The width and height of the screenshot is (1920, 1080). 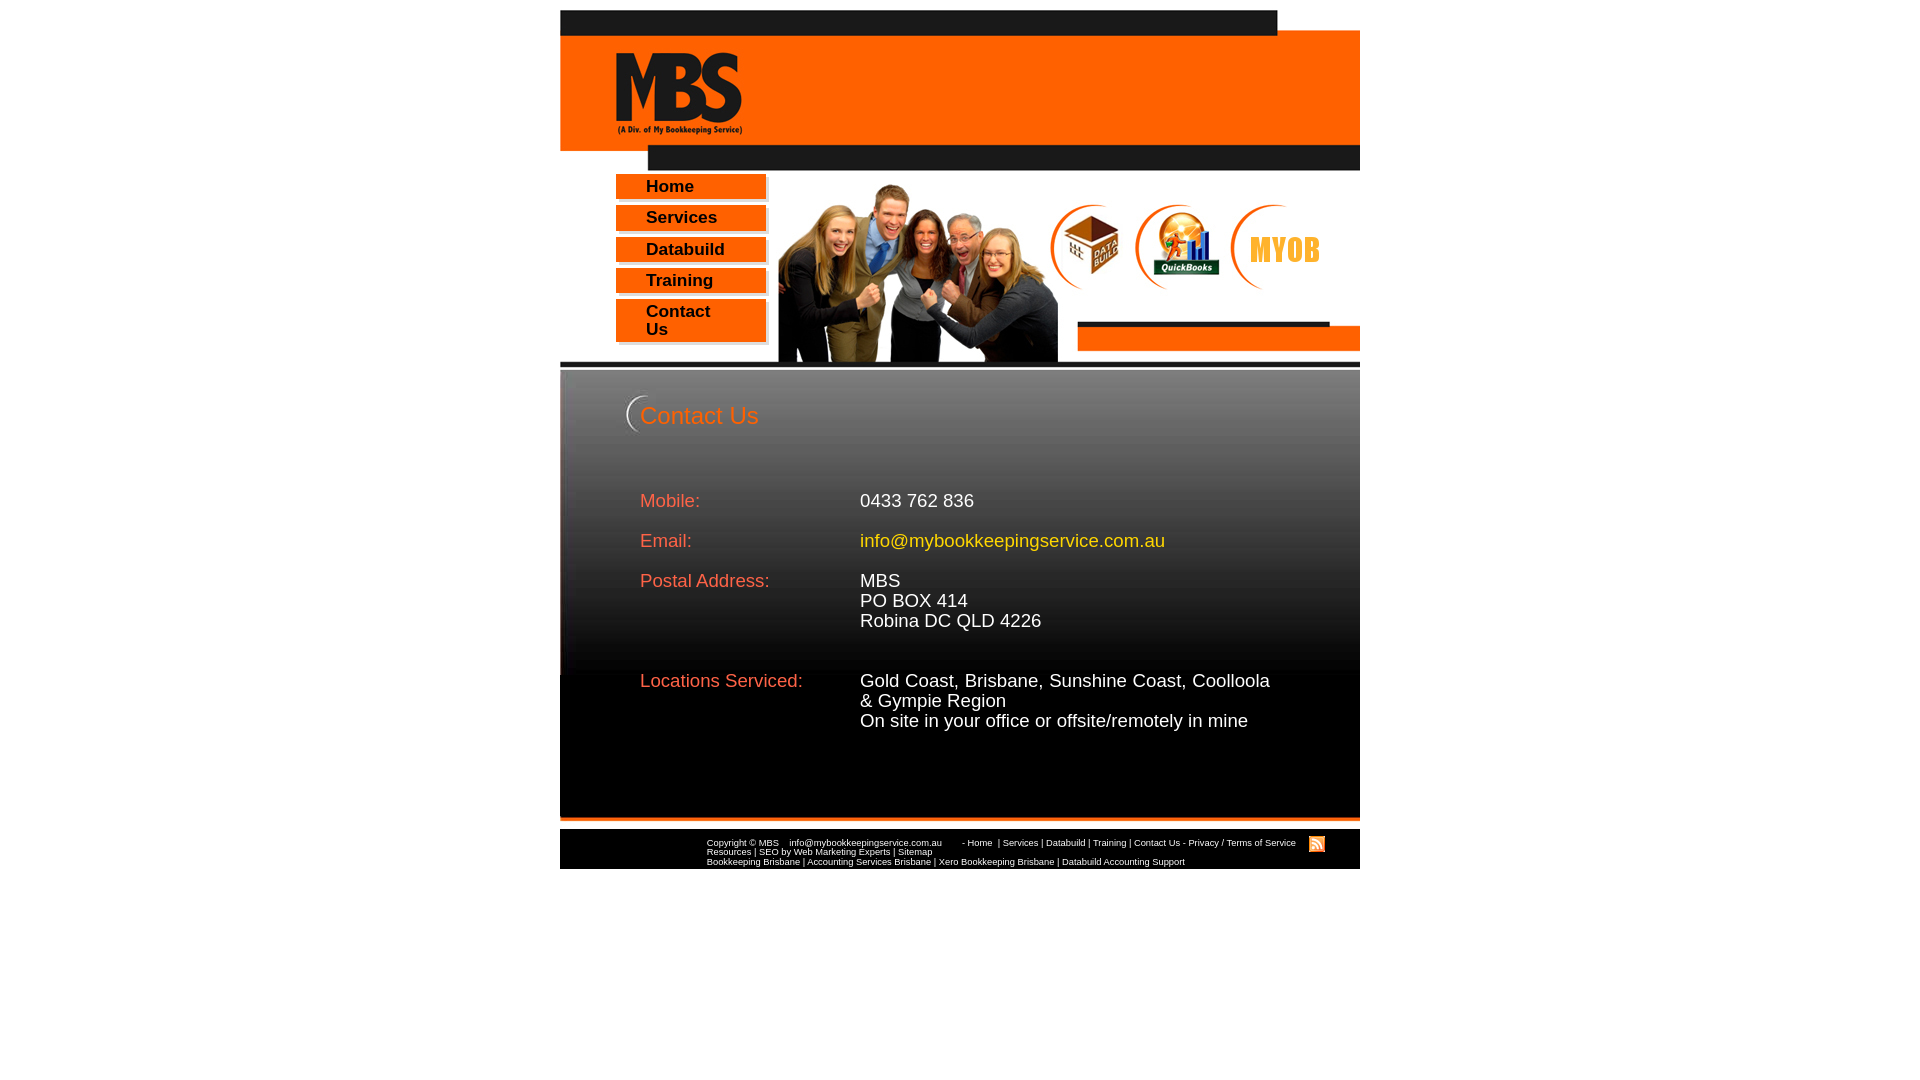 What do you see at coordinates (1123, 860) in the screenshot?
I see `'Databuild Accounting Support'` at bounding box center [1123, 860].